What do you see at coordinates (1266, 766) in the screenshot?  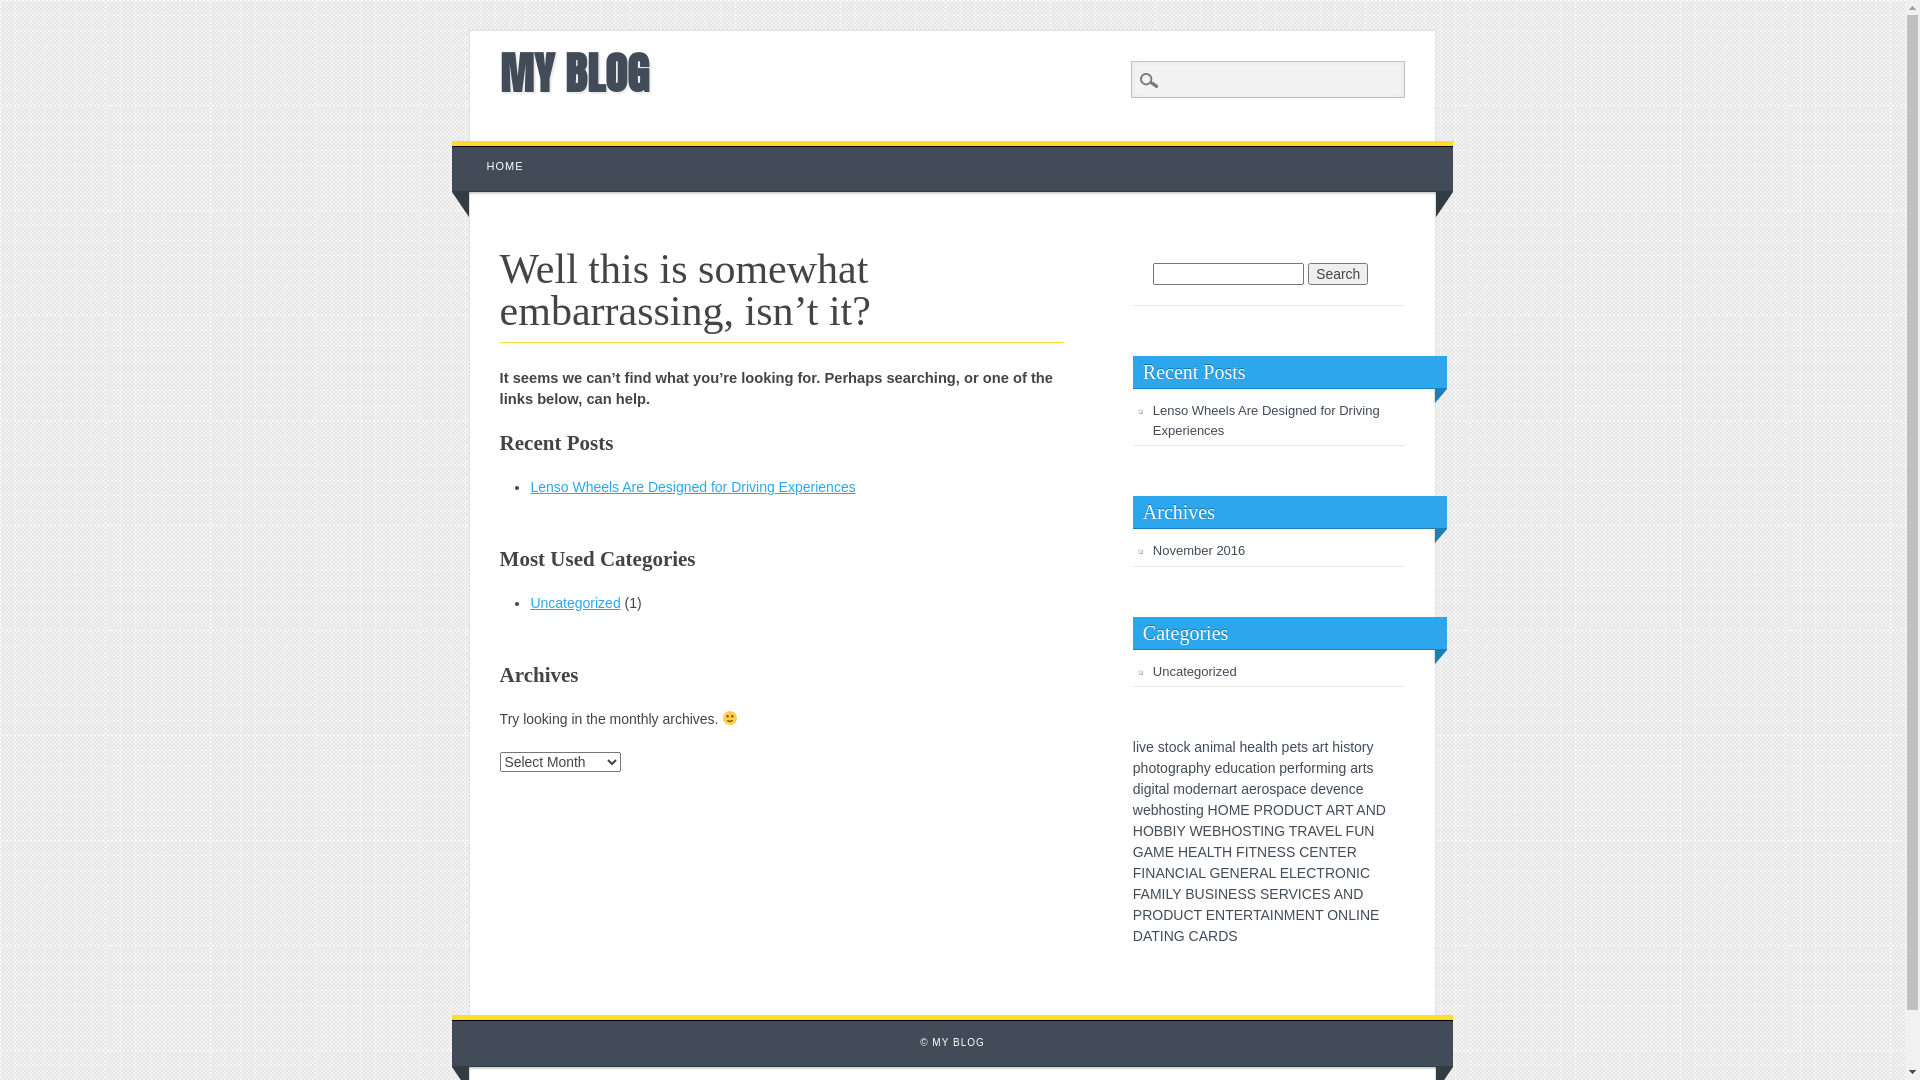 I see `'n'` at bounding box center [1266, 766].